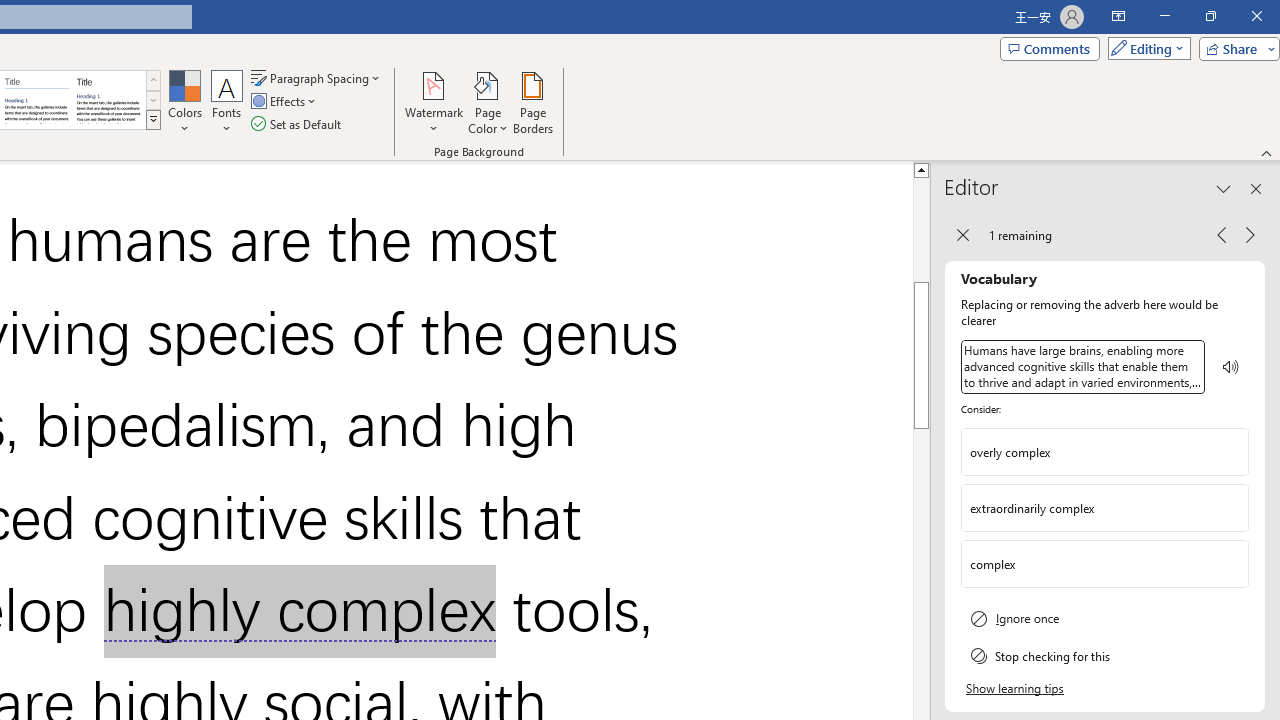 This screenshot has width=1280, height=720. What do you see at coordinates (1230, 367) in the screenshot?
I see `'AutomationID: DrillInPane_ReadContext'` at bounding box center [1230, 367].